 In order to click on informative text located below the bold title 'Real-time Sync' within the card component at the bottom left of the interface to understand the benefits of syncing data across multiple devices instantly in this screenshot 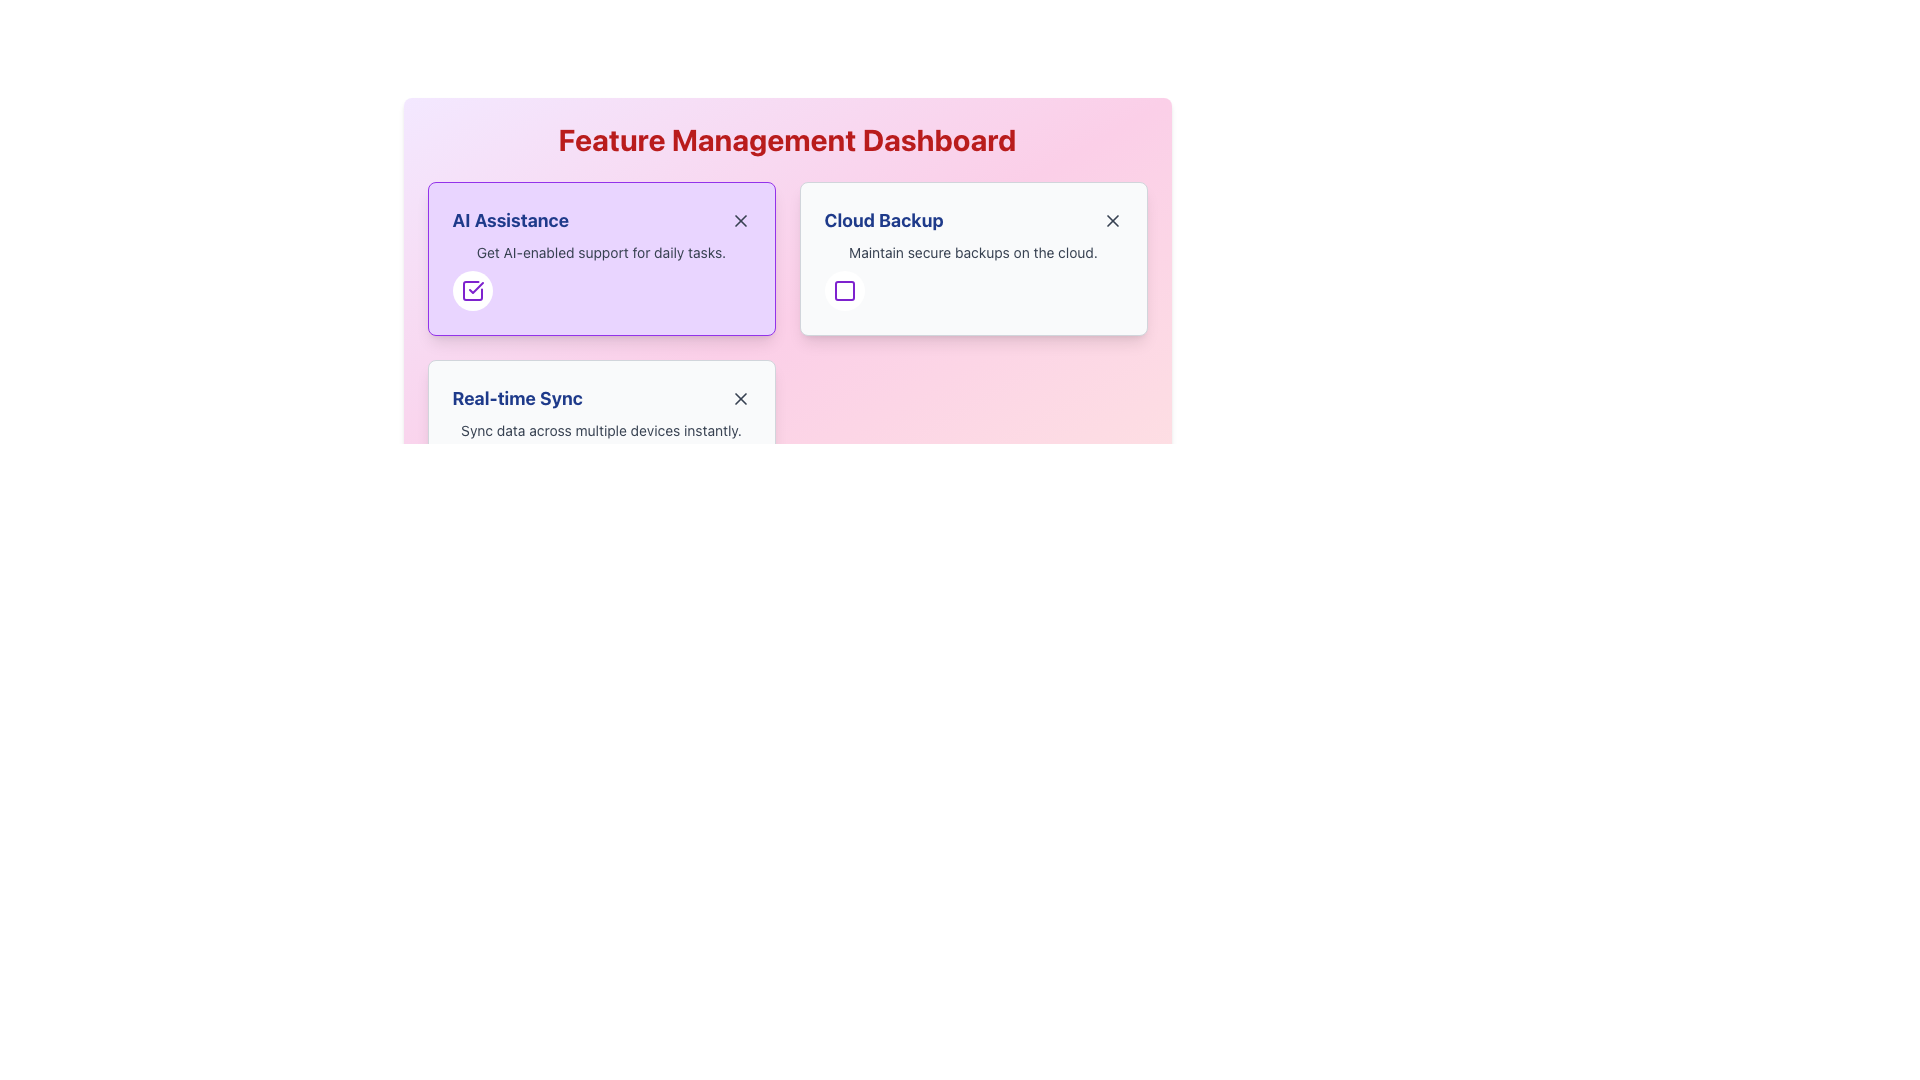, I will do `click(600, 430)`.